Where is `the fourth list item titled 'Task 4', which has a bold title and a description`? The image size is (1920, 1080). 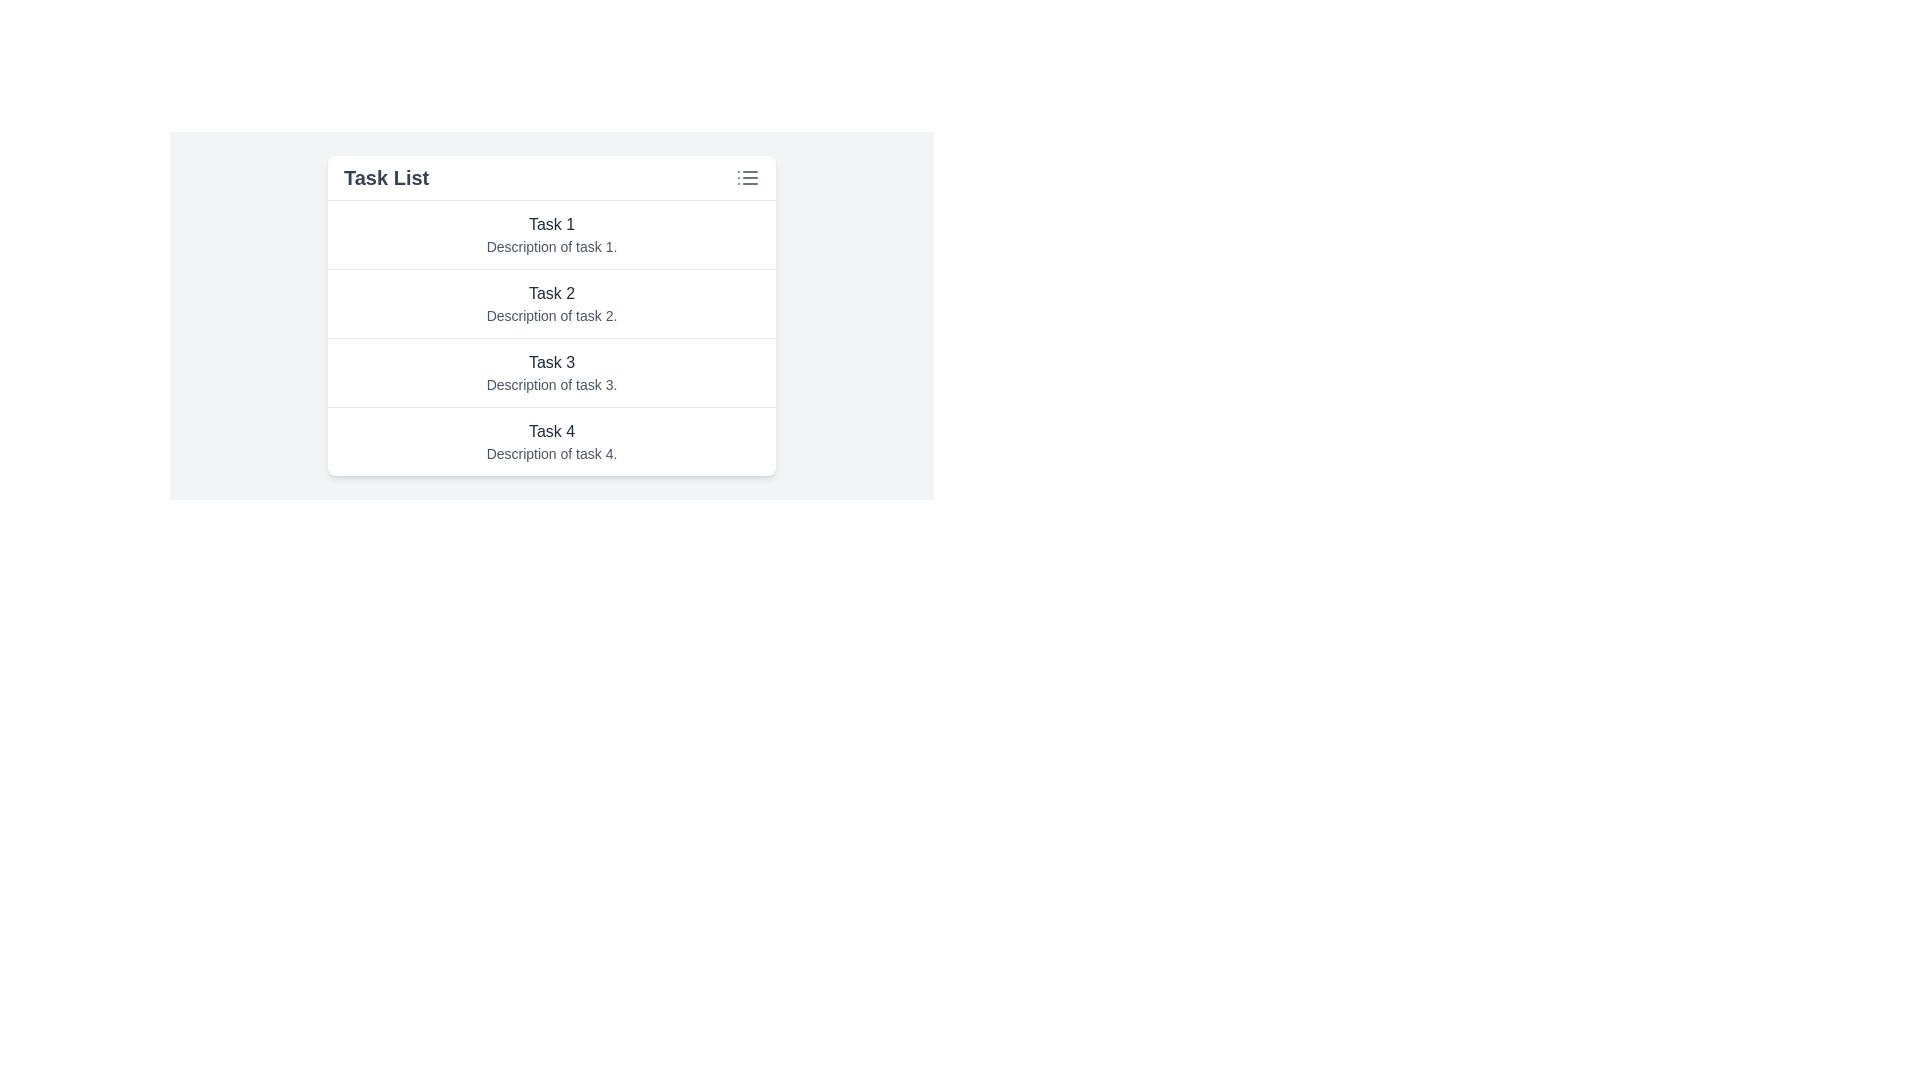
the fourth list item titled 'Task 4', which has a bold title and a description is located at coordinates (552, 441).